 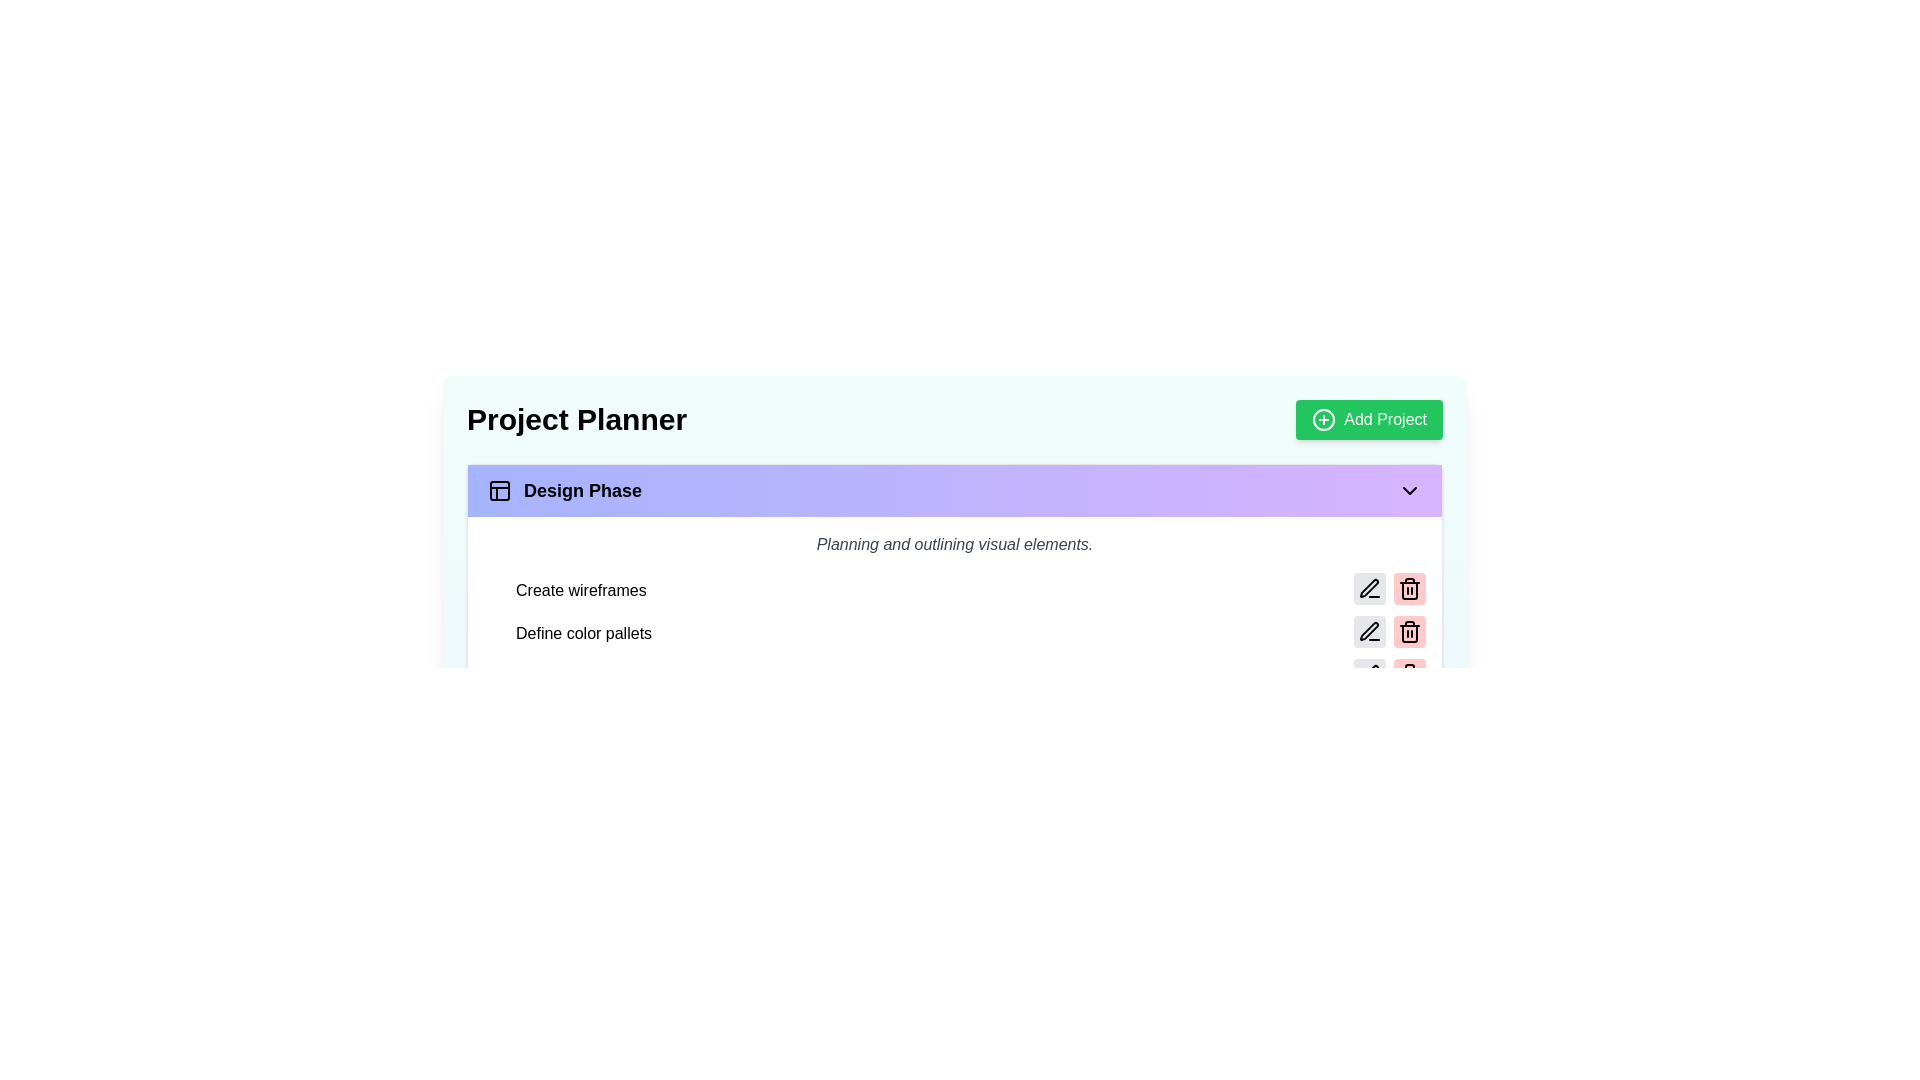 What do you see at coordinates (1368, 419) in the screenshot?
I see `the button with a green background and white text reading 'Add Project'` at bounding box center [1368, 419].